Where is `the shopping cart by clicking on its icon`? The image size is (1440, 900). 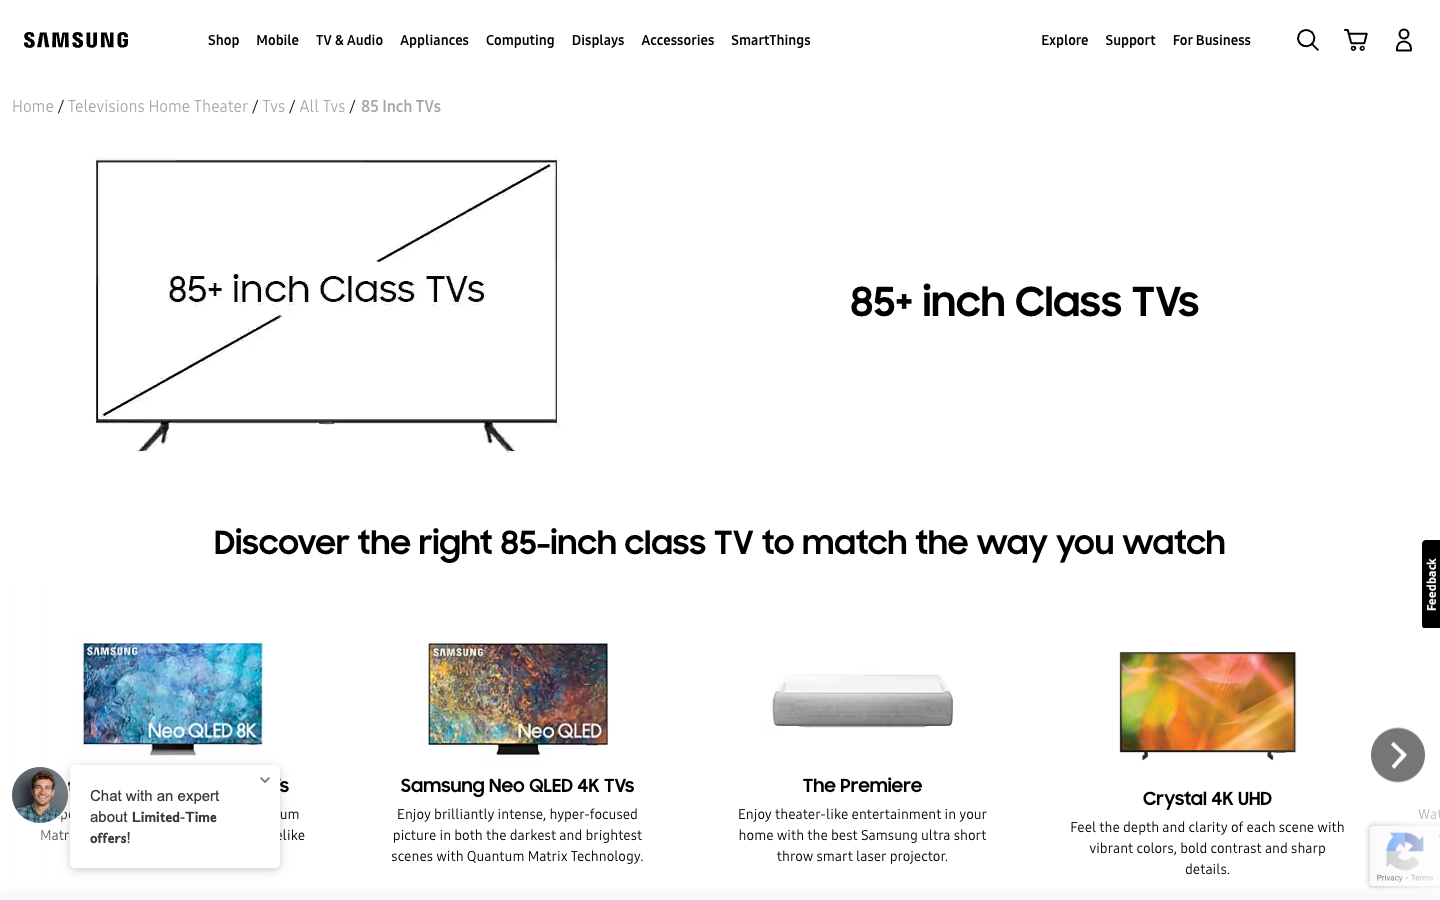 the shopping cart by clicking on its icon is located at coordinates (1355, 38).